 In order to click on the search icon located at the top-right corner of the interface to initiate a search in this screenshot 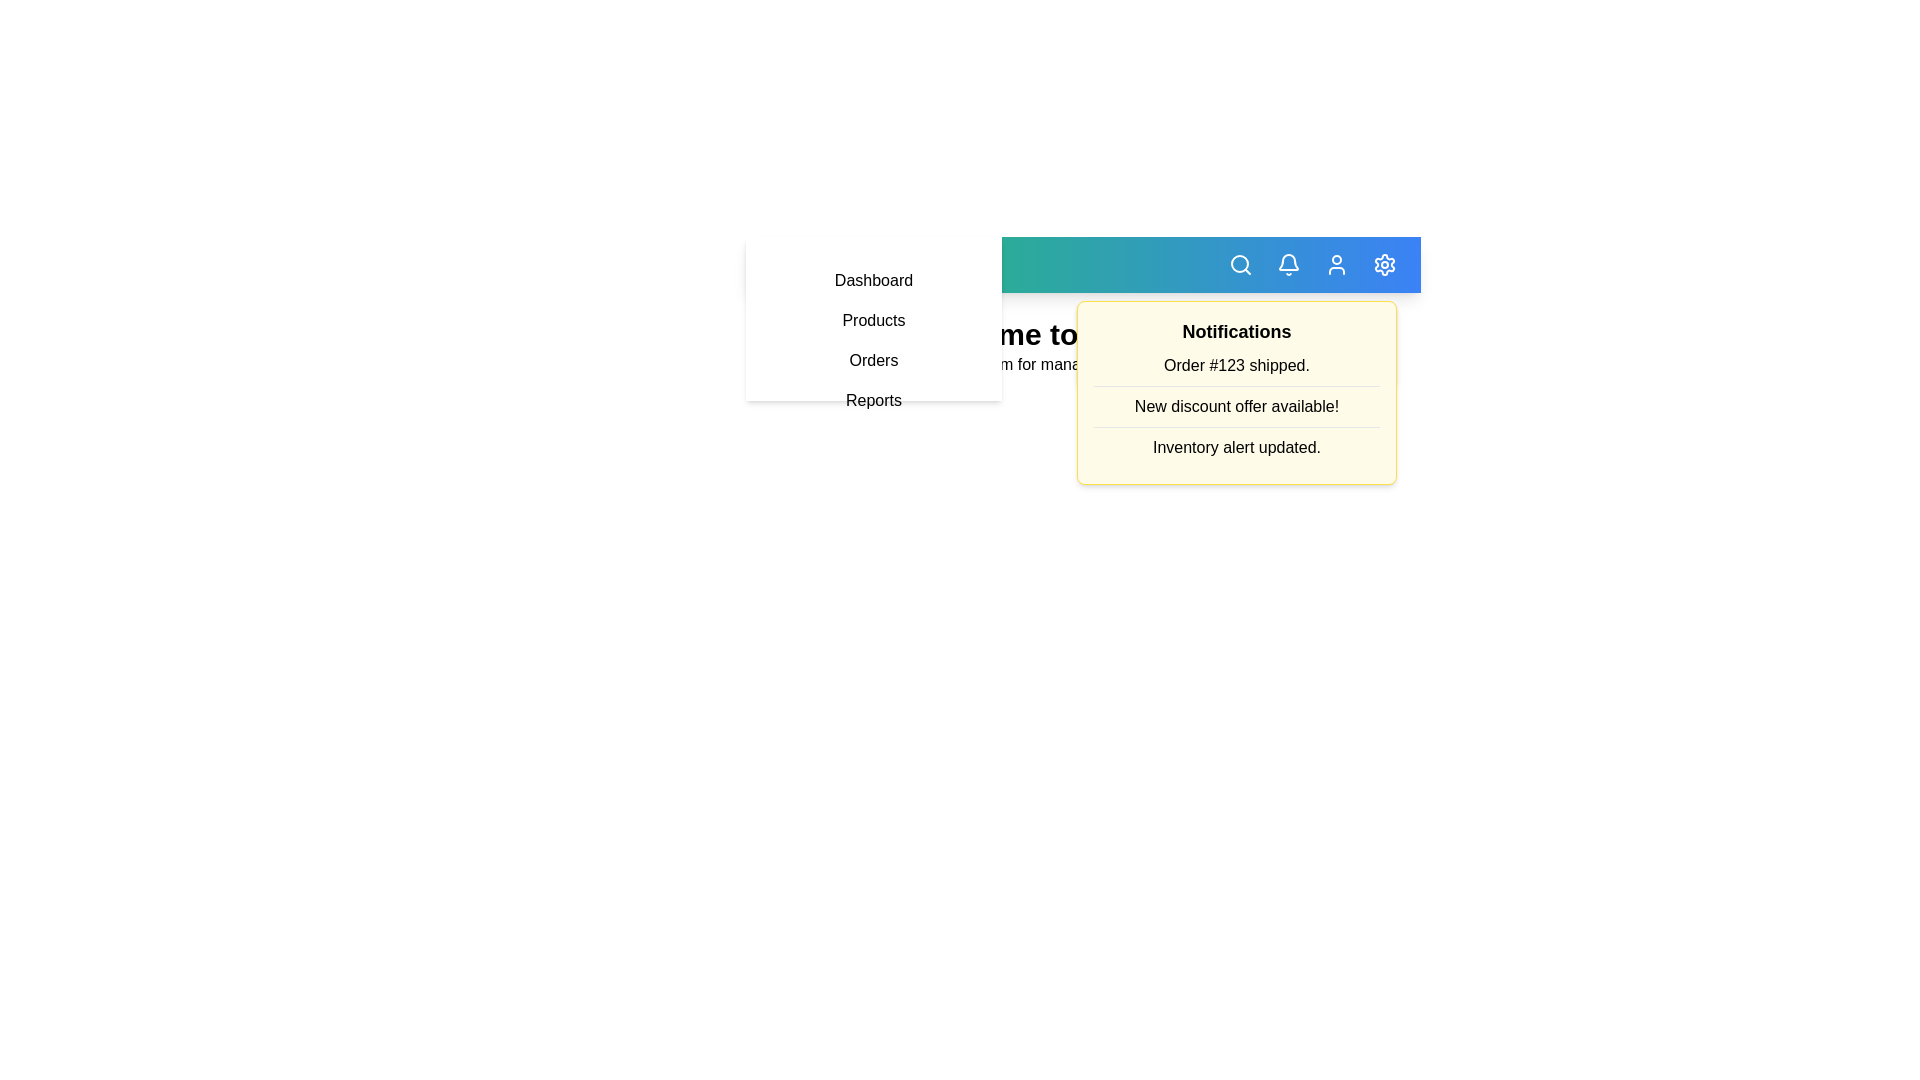, I will do `click(1240, 264)`.